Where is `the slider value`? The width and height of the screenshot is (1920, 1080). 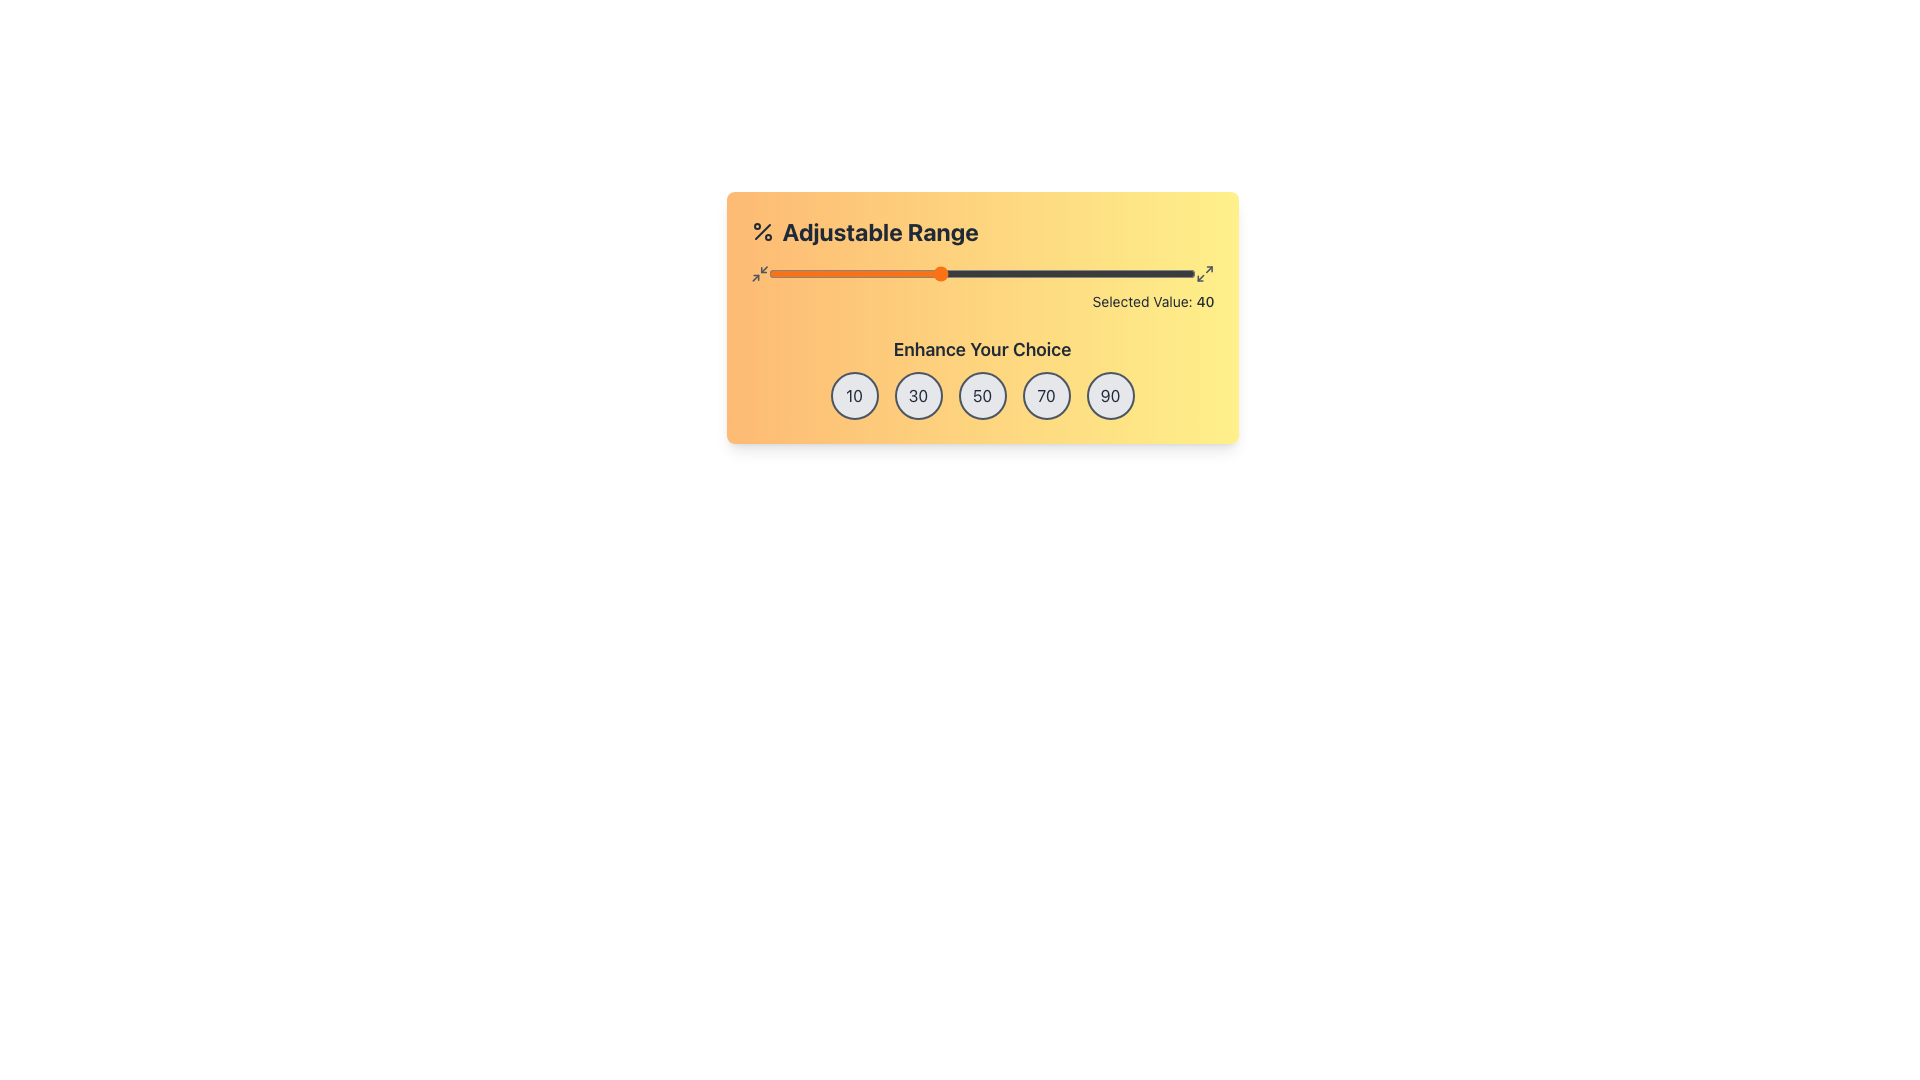 the slider value is located at coordinates (776, 273).